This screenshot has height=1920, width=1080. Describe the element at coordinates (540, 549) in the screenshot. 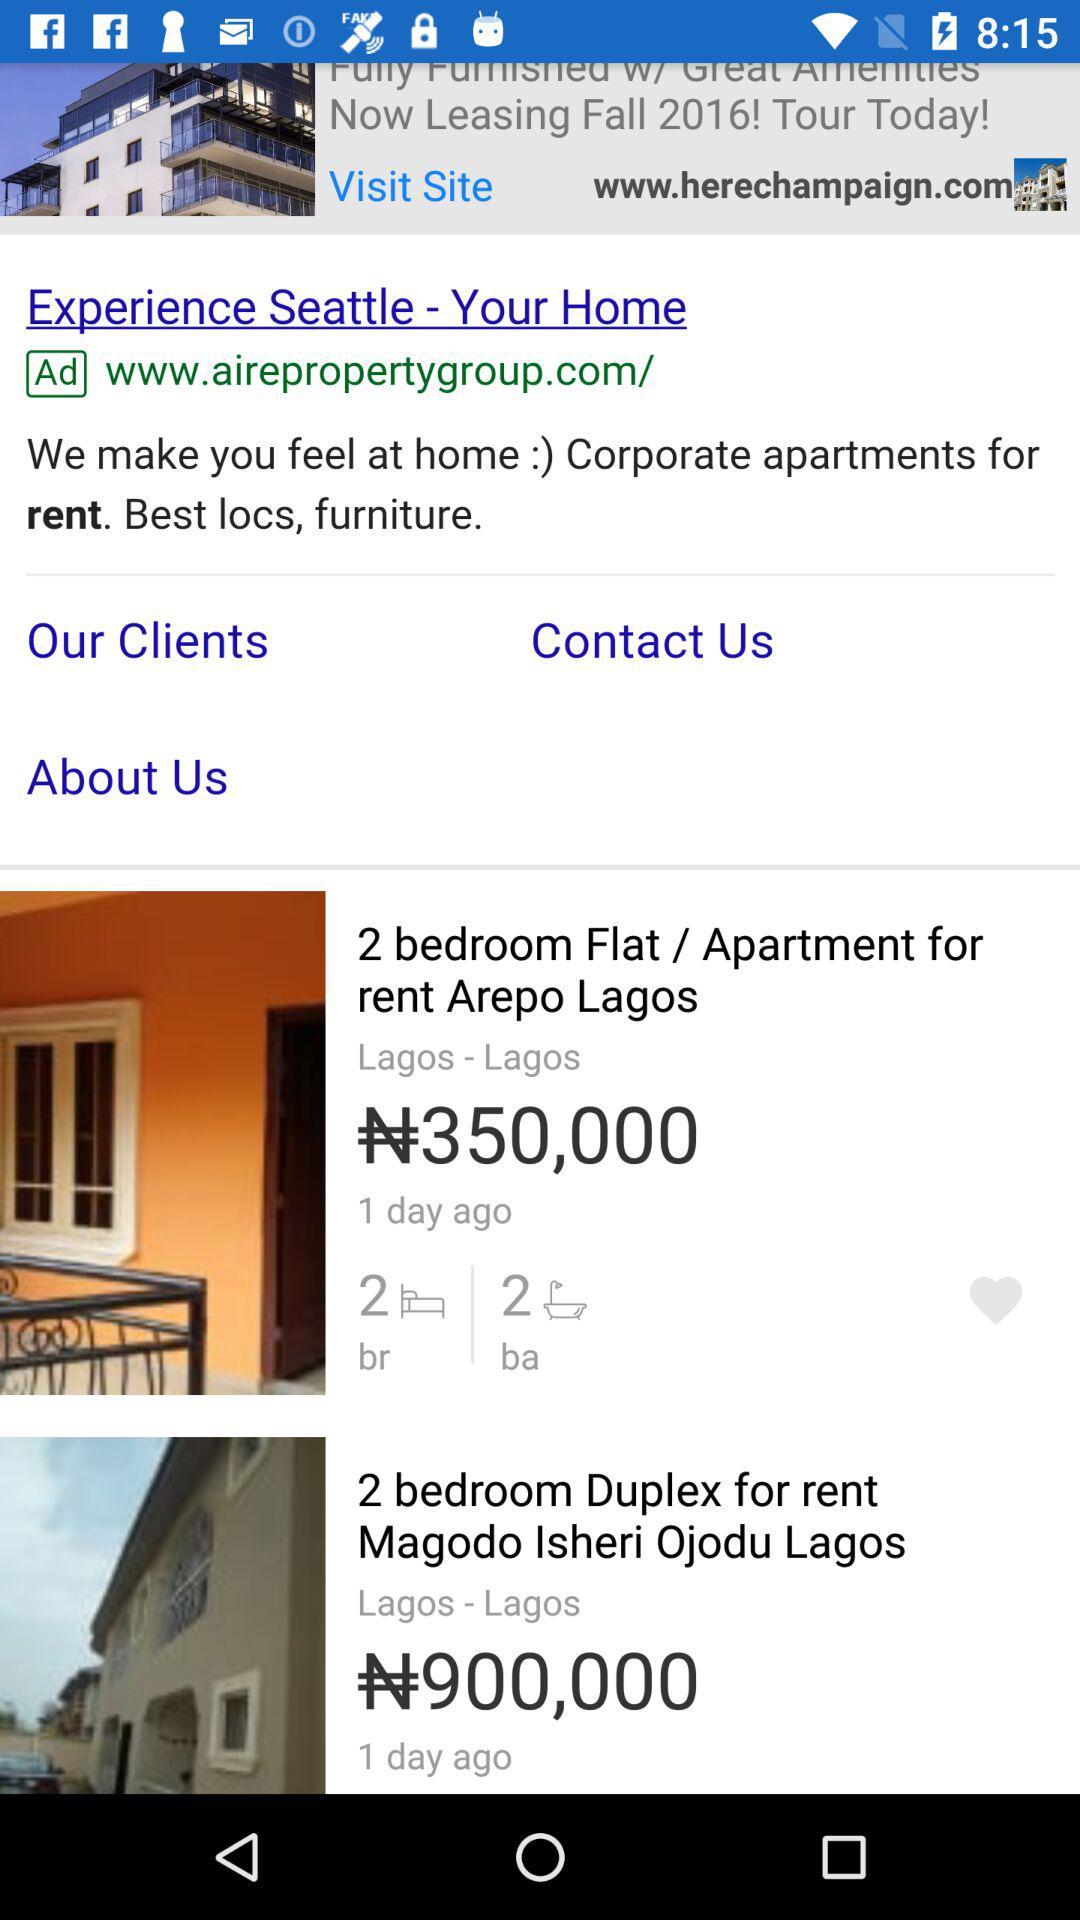

I see `seeing in the paragraph` at that location.